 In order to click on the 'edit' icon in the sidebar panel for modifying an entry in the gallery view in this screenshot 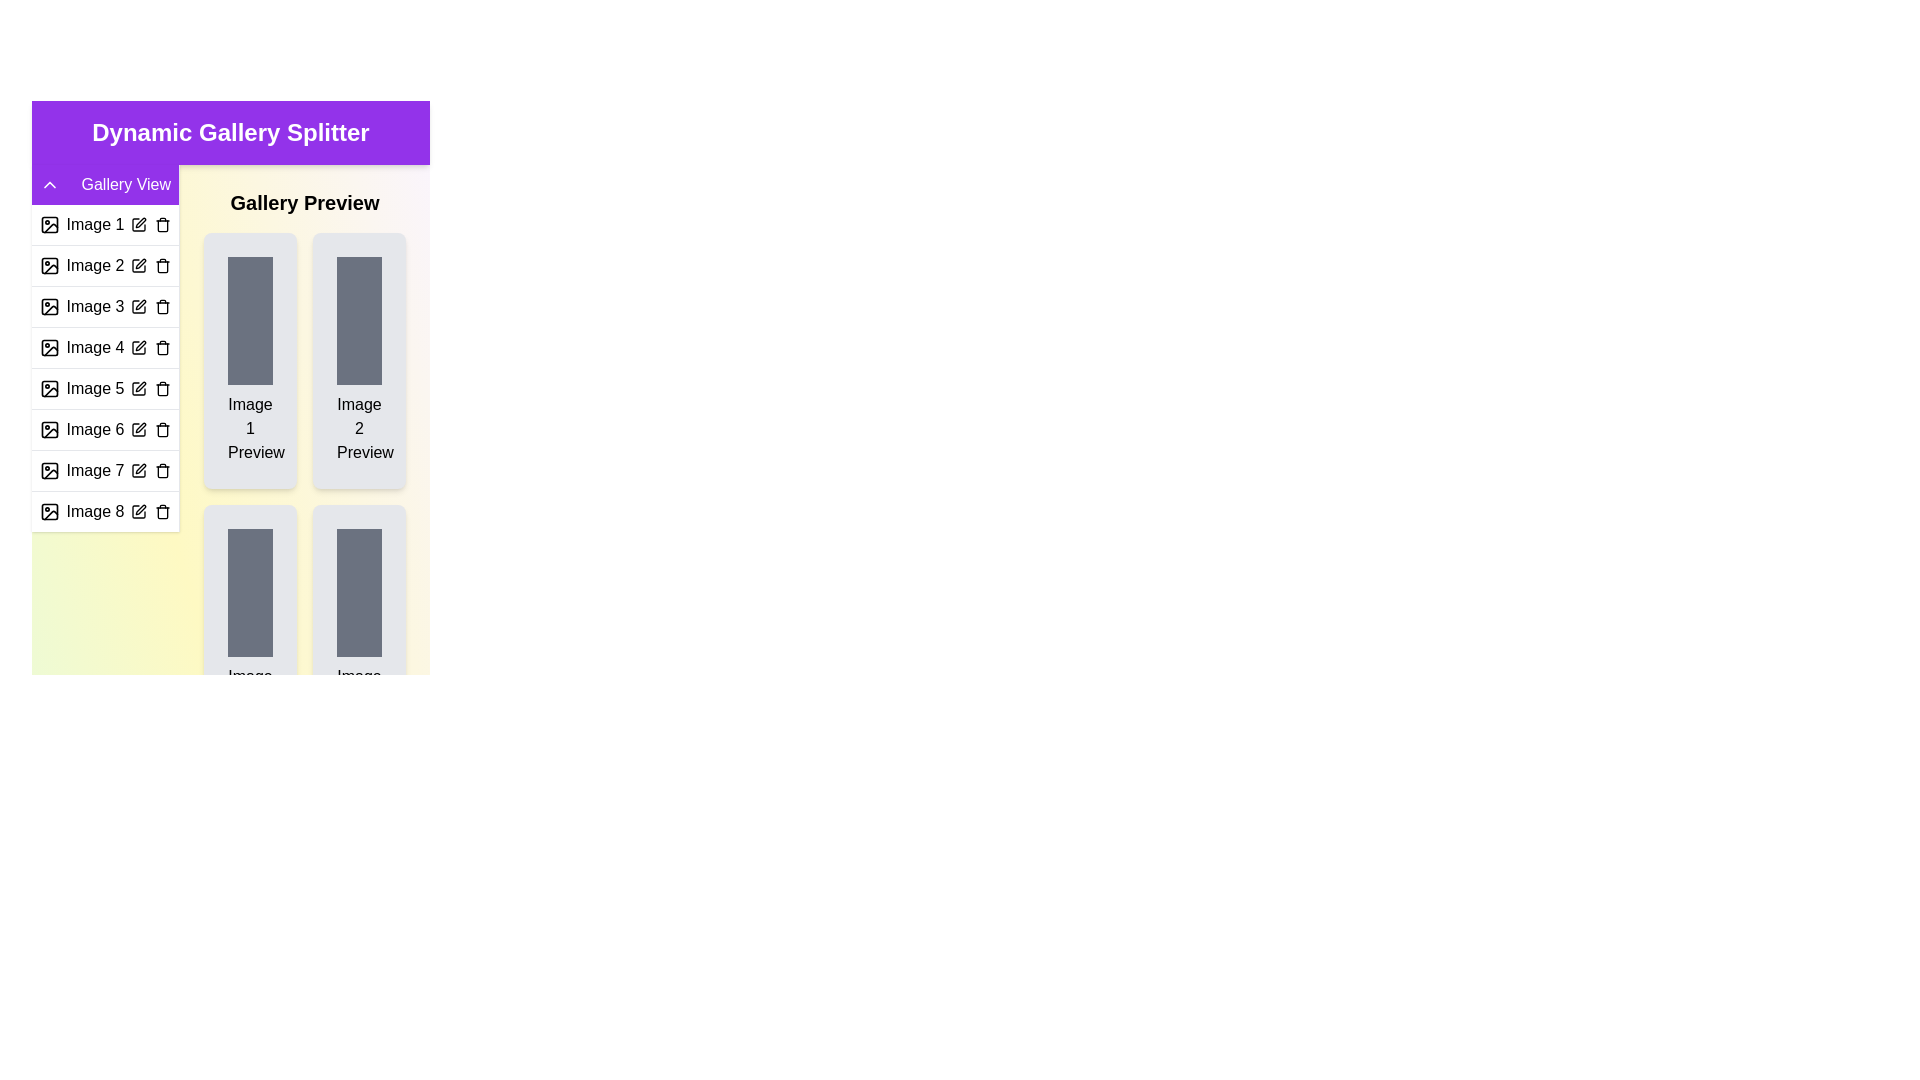, I will do `click(104, 347)`.